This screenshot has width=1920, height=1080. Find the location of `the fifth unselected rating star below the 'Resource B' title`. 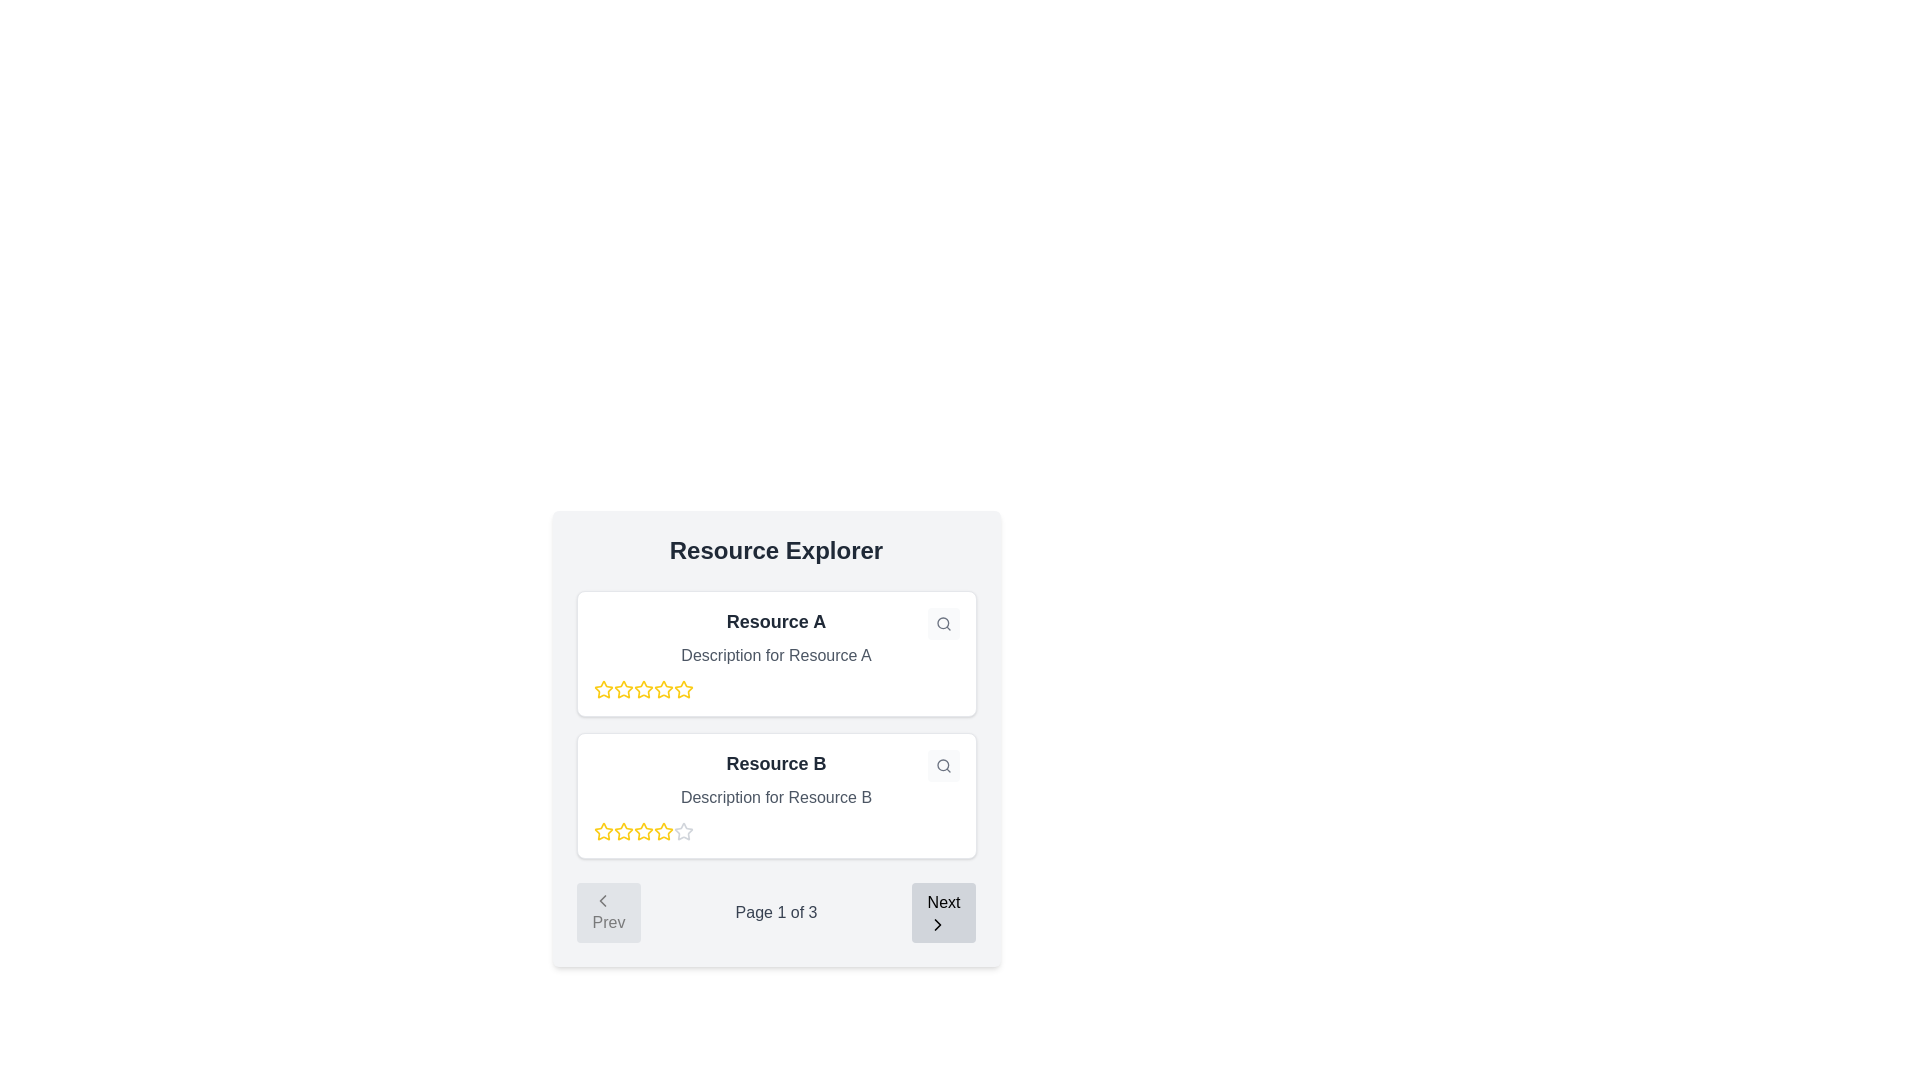

the fifth unselected rating star below the 'Resource B' title is located at coordinates (683, 832).